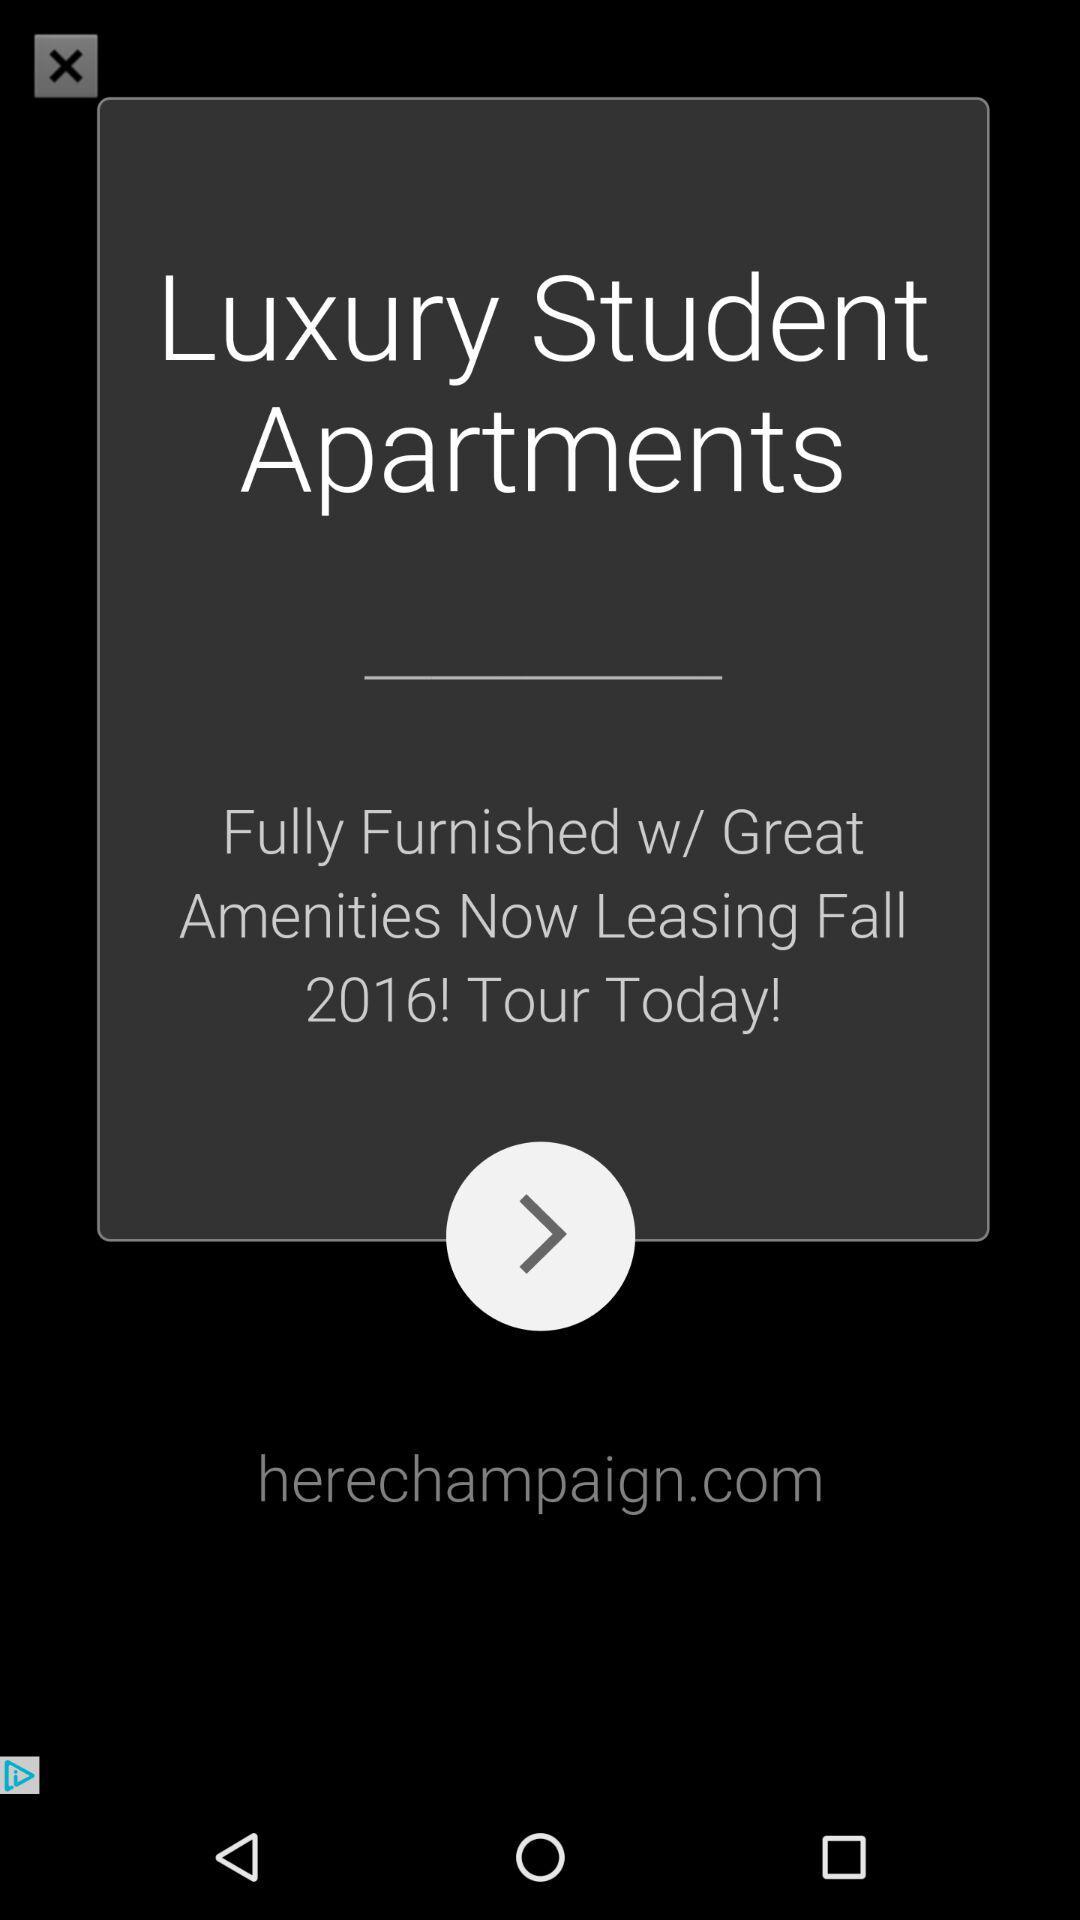 The height and width of the screenshot is (1920, 1080). I want to click on the close icon, so click(64, 70).